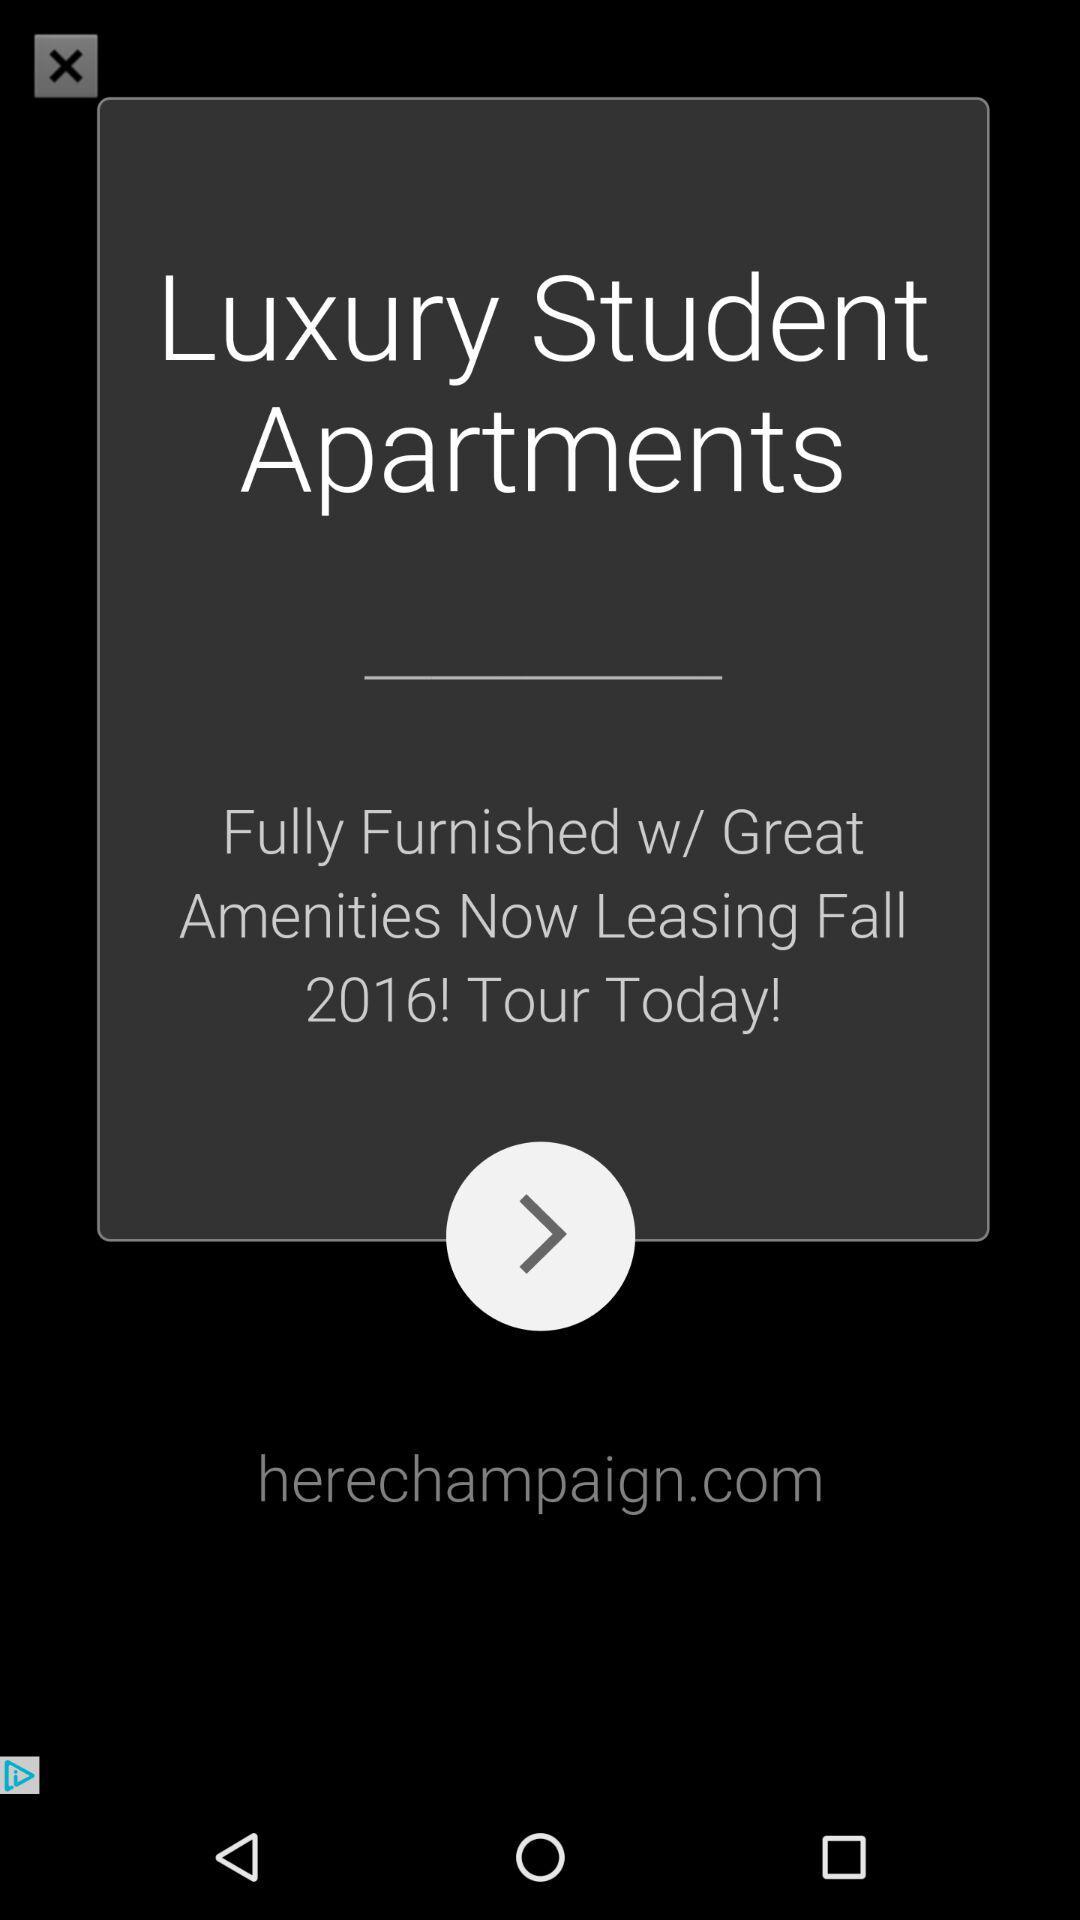 The height and width of the screenshot is (1920, 1080). I want to click on the close icon, so click(64, 70).